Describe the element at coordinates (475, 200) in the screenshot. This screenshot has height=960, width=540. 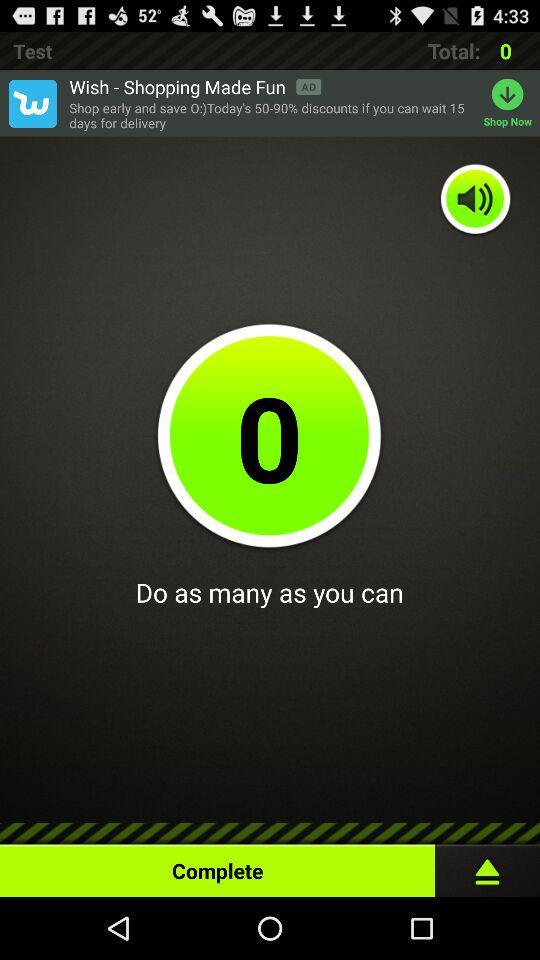
I see `switch sound off` at that location.